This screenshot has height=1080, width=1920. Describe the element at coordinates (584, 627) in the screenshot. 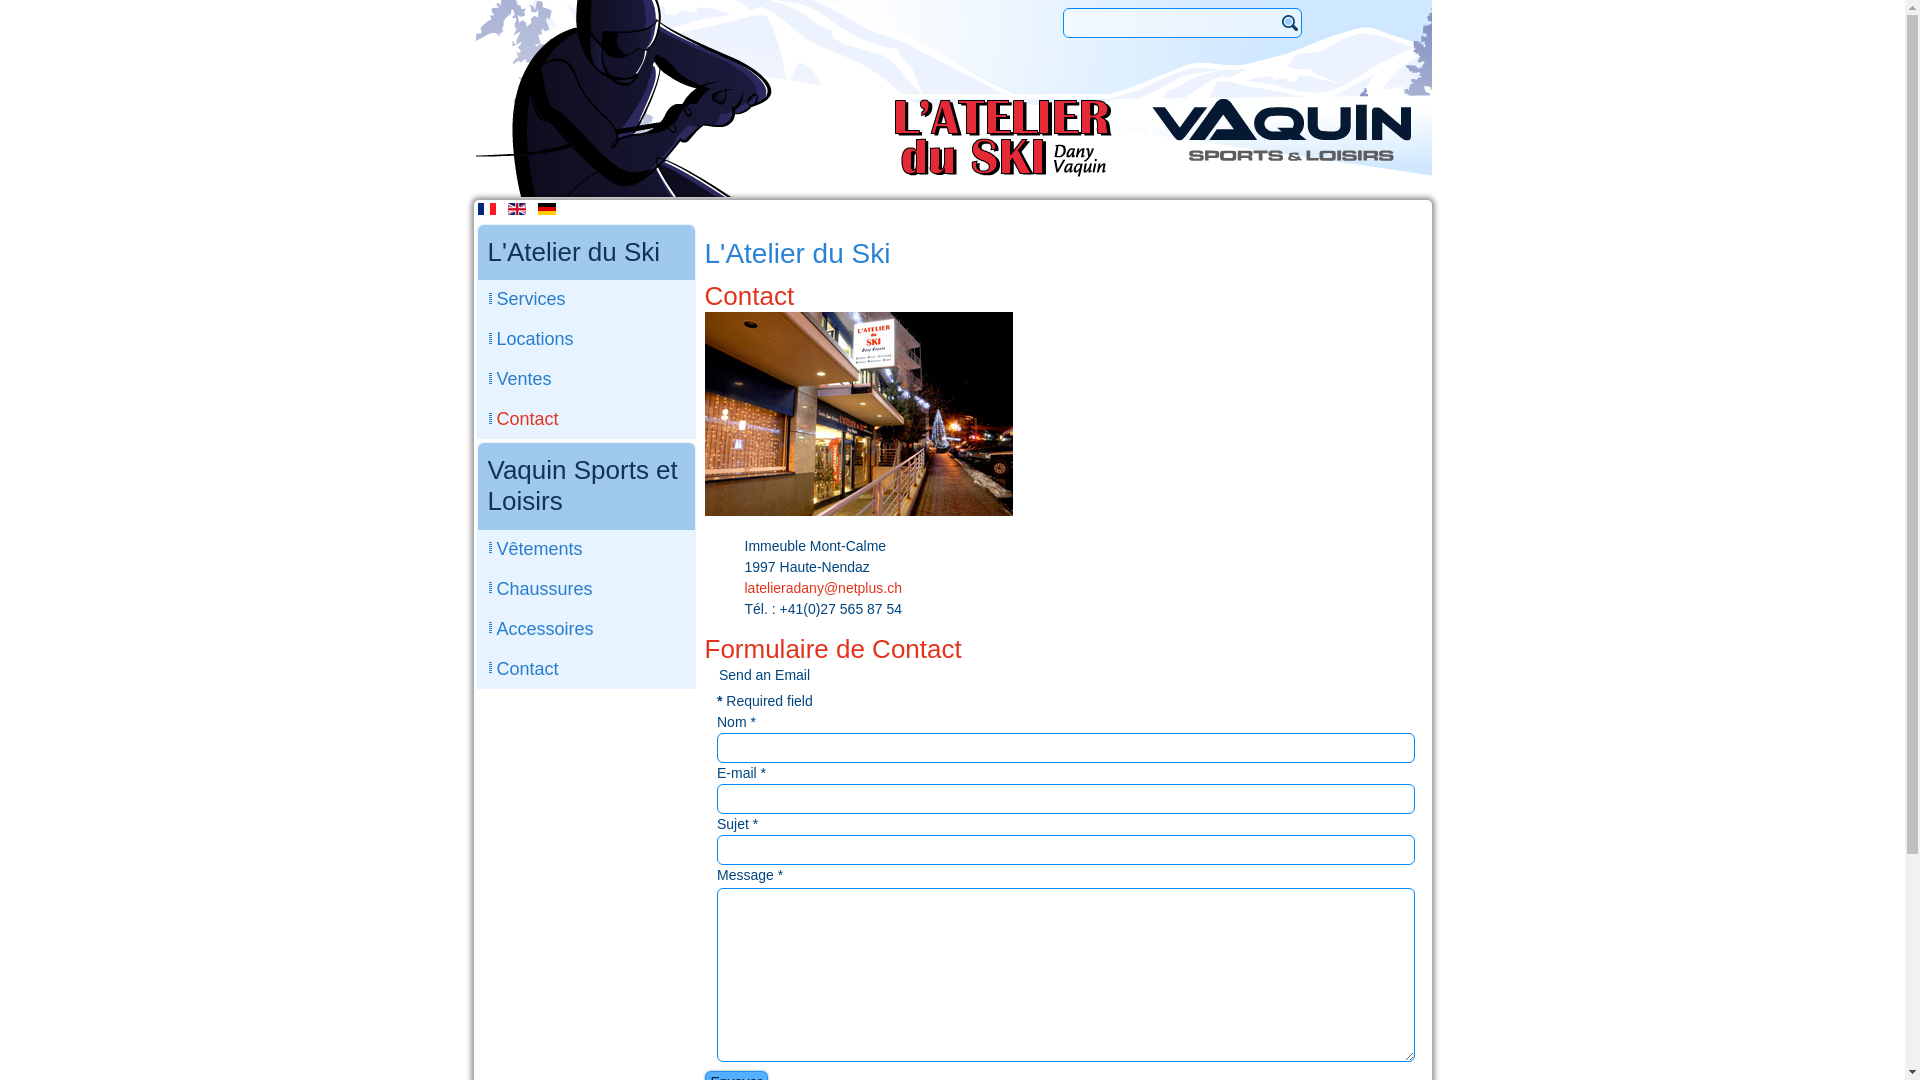

I see `'Accessoires'` at that location.